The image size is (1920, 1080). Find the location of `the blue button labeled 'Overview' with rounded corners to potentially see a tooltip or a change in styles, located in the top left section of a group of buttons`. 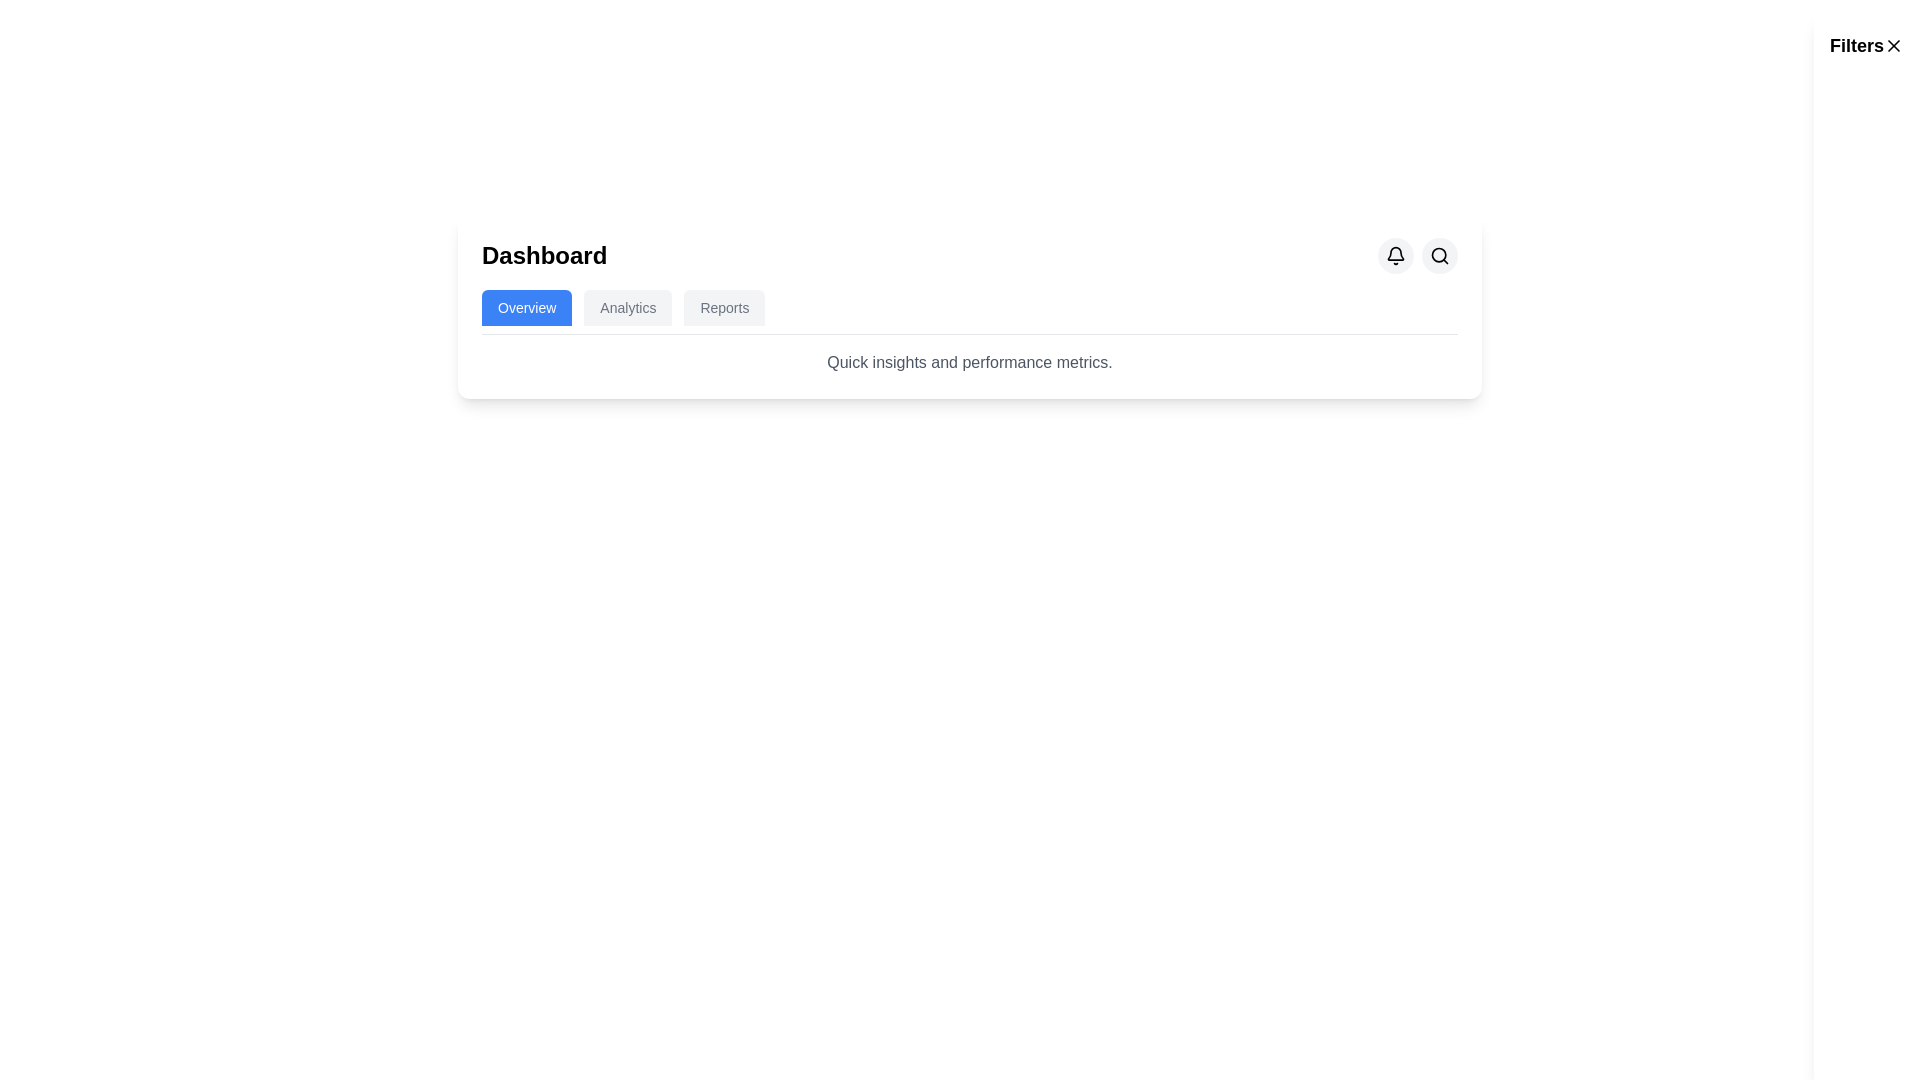

the blue button labeled 'Overview' with rounded corners to potentially see a tooltip or a change in styles, located in the top left section of a group of buttons is located at coordinates (527, 308).